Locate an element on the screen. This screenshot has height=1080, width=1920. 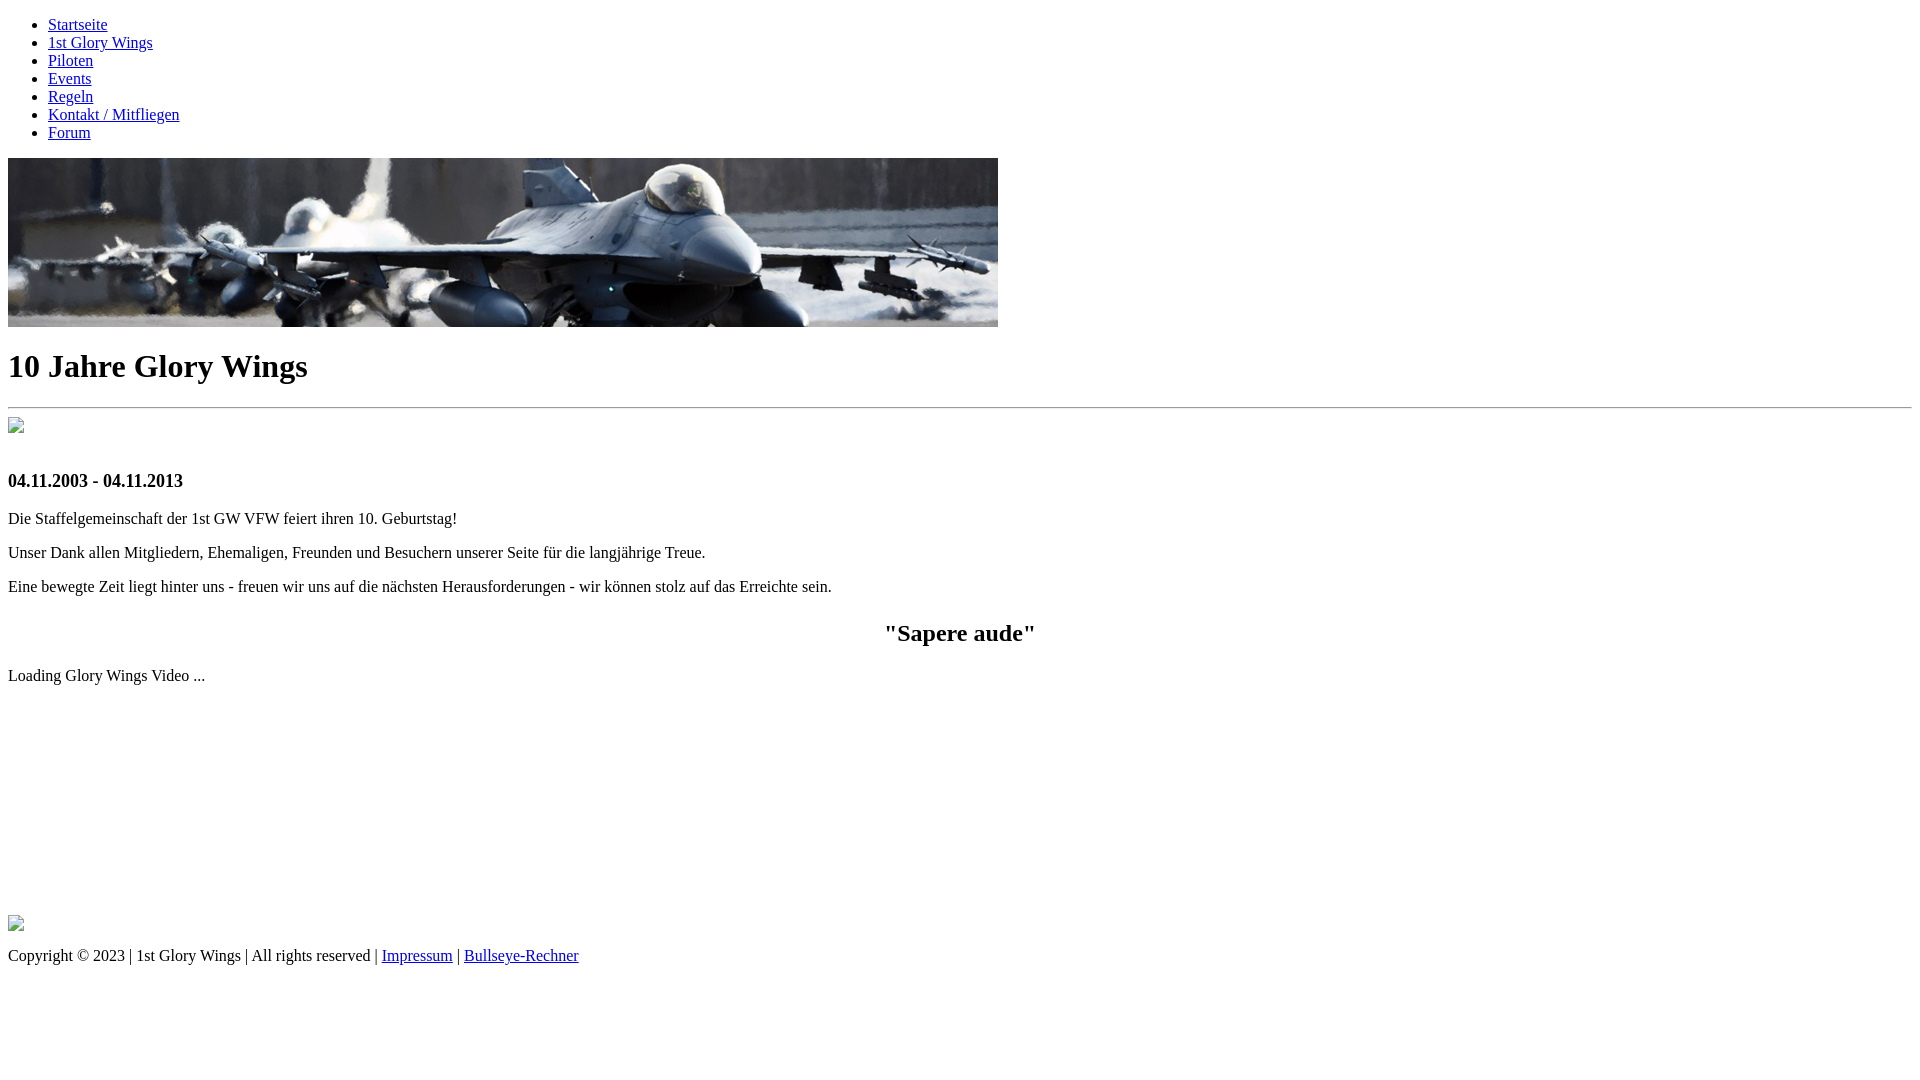
'Piloten' is located at coordinates (70, 59).